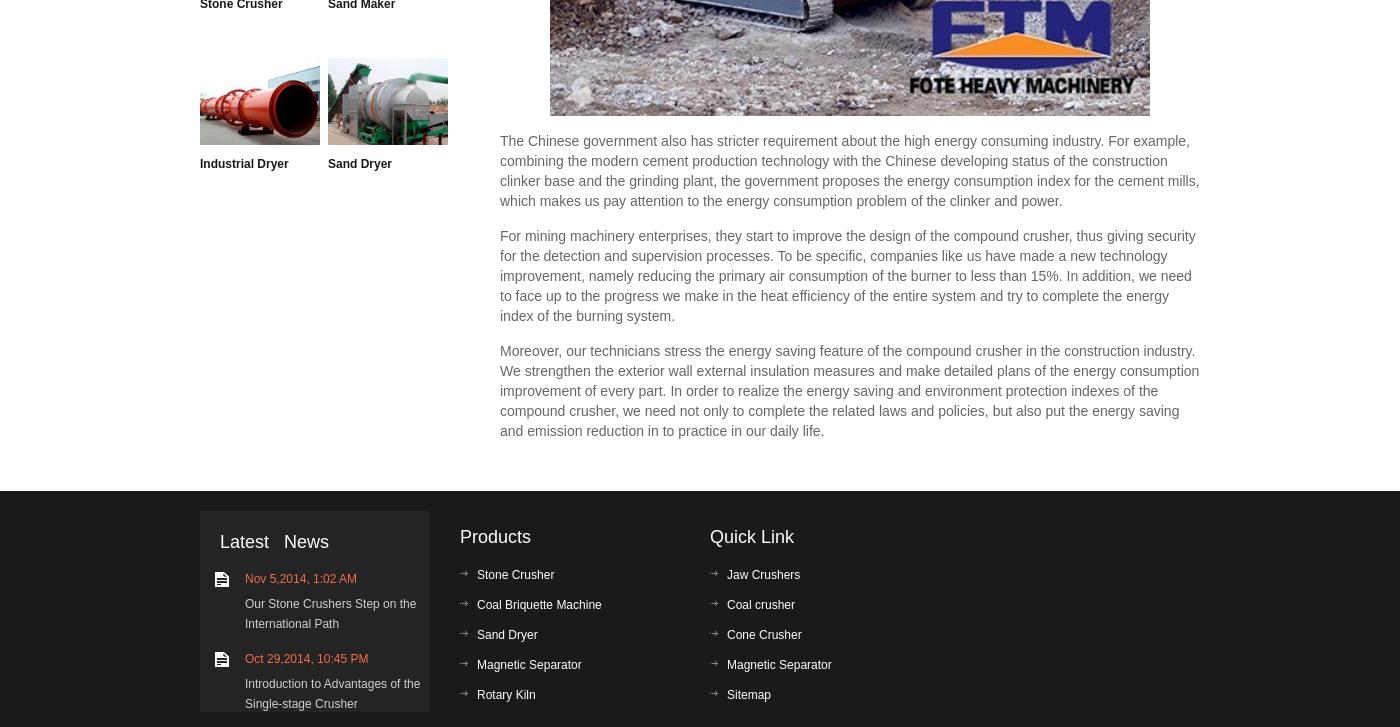 Image resolution: width=1400 pixels, height=727 pixels. I want to click on 'Moreover, our technicians stress the energy saving feature of the compound crusher in the construction industry. We strengthen the exterior wall external insulation measures and make detailed plans of the energy consumption improvement of every part. In order to realize the energy saving and environment protection indexes of the compound crusher, we need not only to complete the related laws and policies, but also put the energy saving and emission reduction in to practice in our daily life.', so click(849, 389).